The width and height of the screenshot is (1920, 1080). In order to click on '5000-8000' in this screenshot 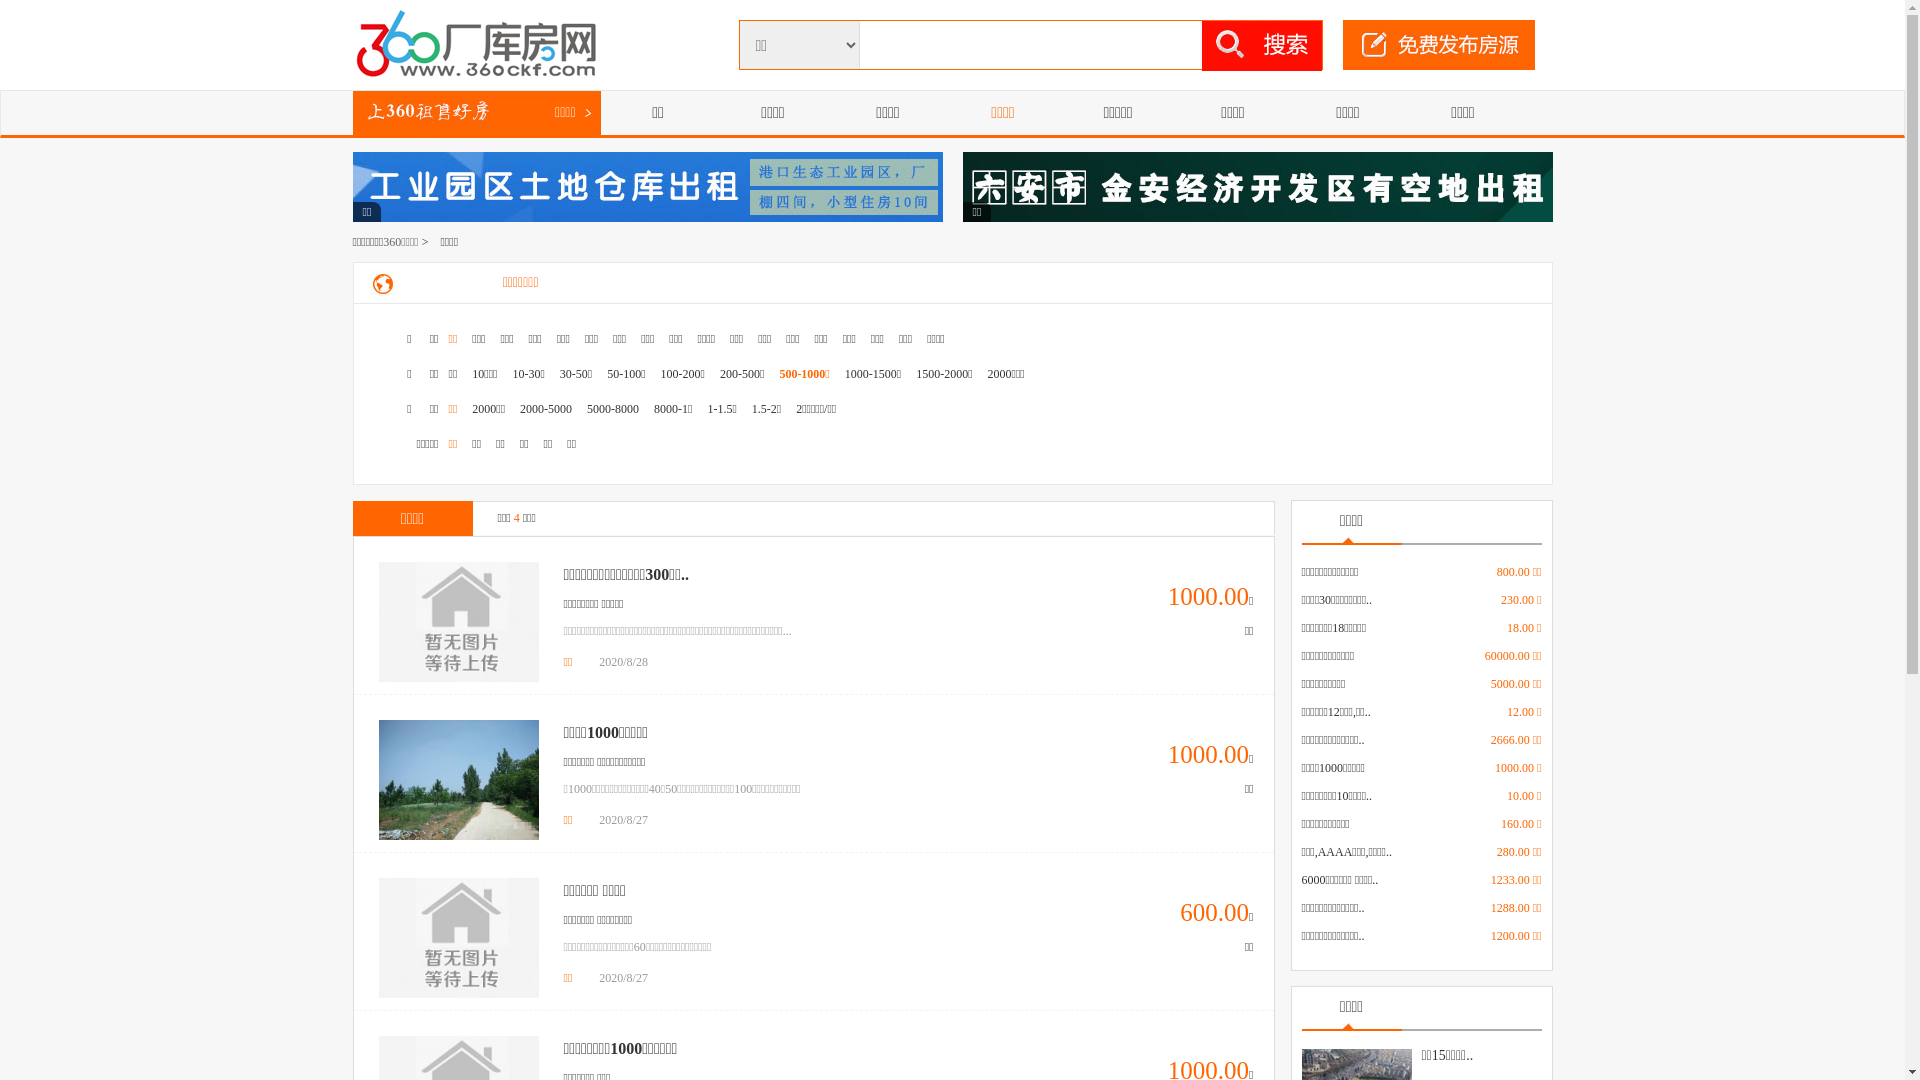, I will do `click(612, 407)`.